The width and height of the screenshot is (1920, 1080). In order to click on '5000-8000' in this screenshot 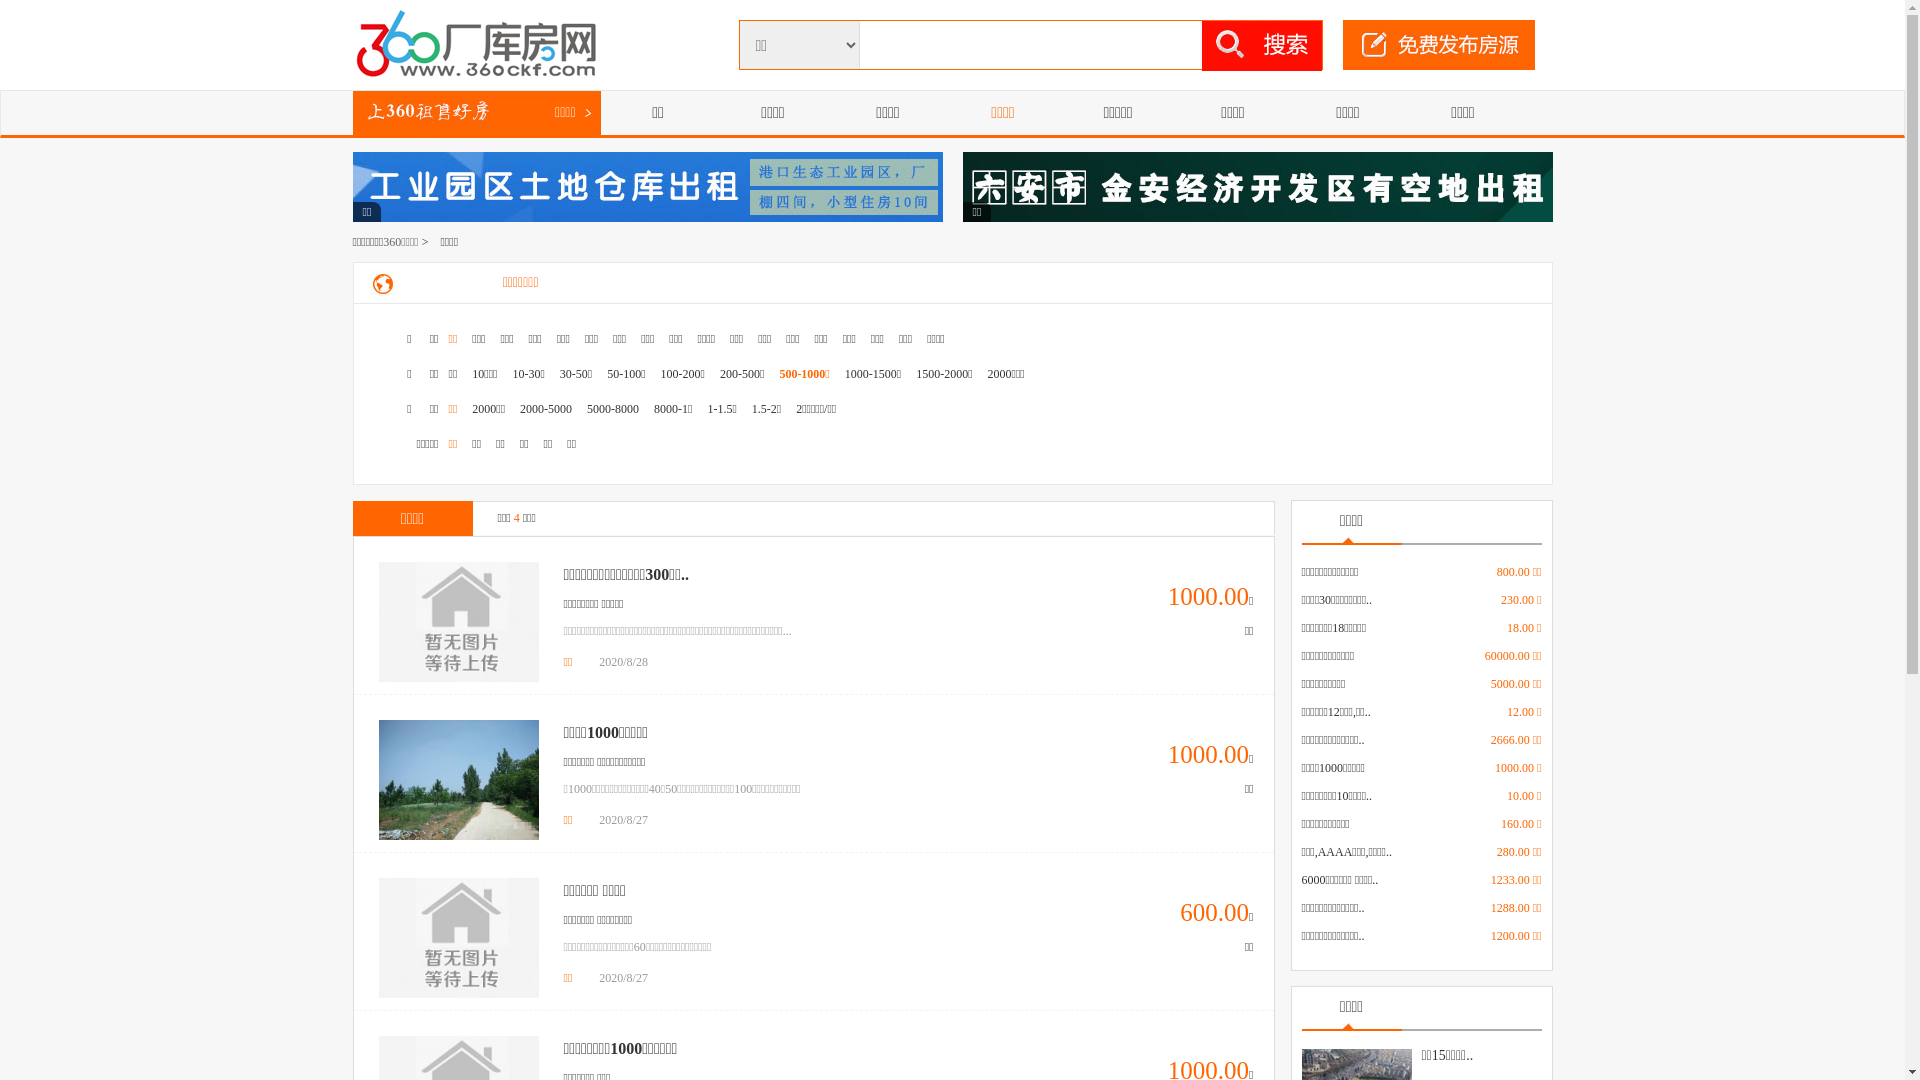, I will do `click(612, 407)`.